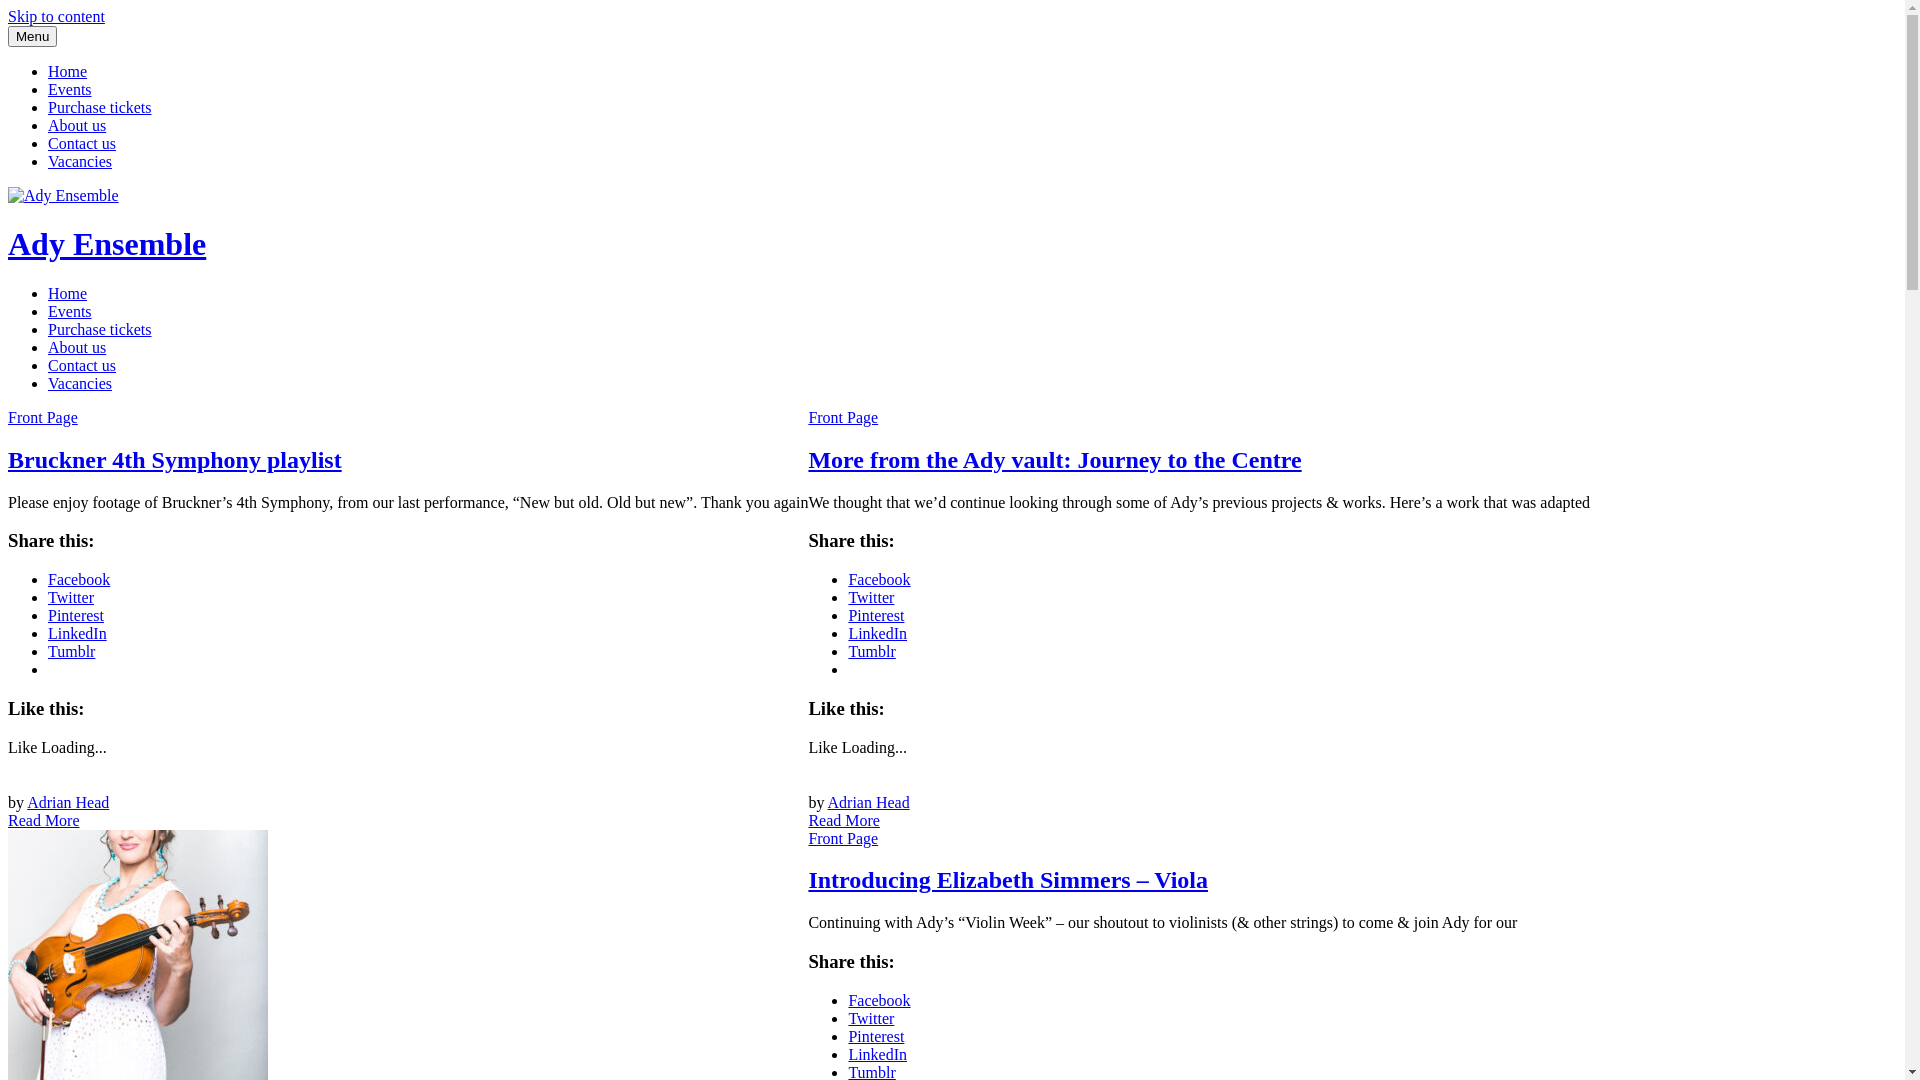 The image size is (1920, 1080). Describe the element at coordinates (807, 416) in the screenshot. I see `'Front Page'` at that location.